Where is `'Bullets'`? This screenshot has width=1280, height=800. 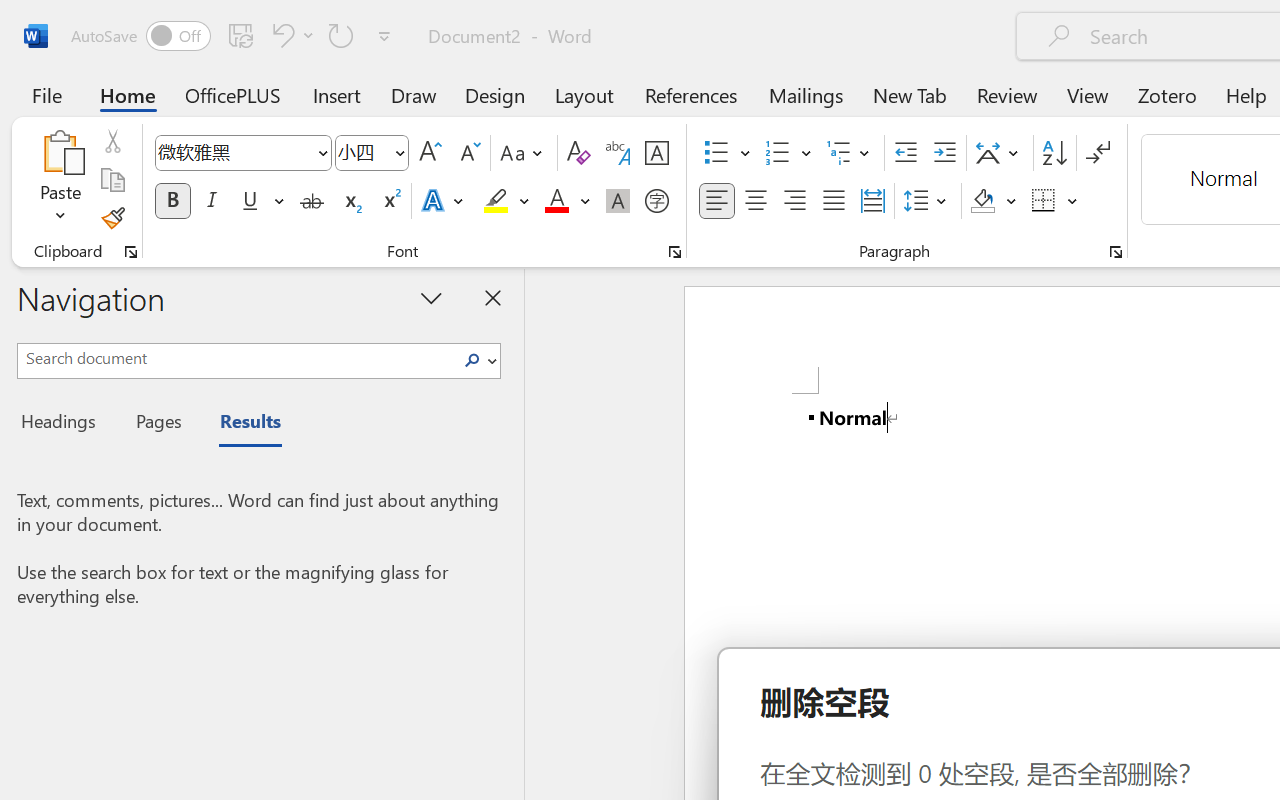 'Bullets' is located at coordinates (716, 153).